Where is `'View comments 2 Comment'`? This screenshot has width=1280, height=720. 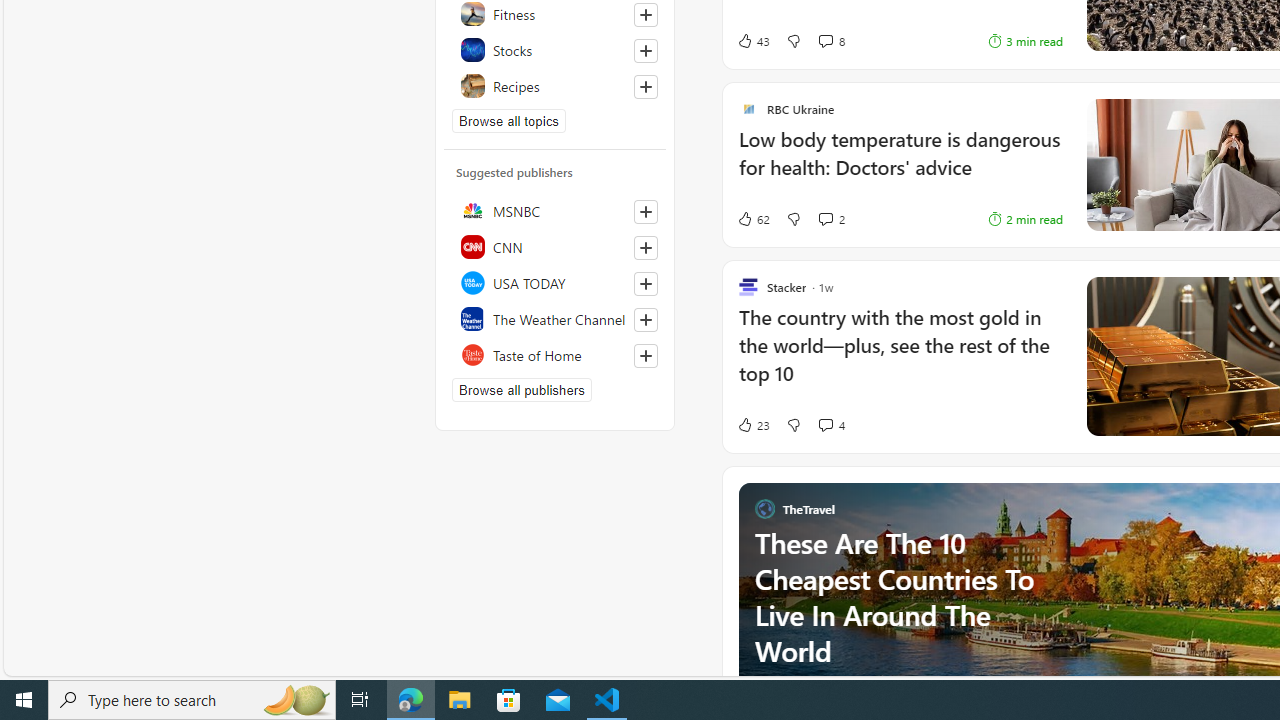
'View comments 2 Comment' is located at coordinates (830, 219).